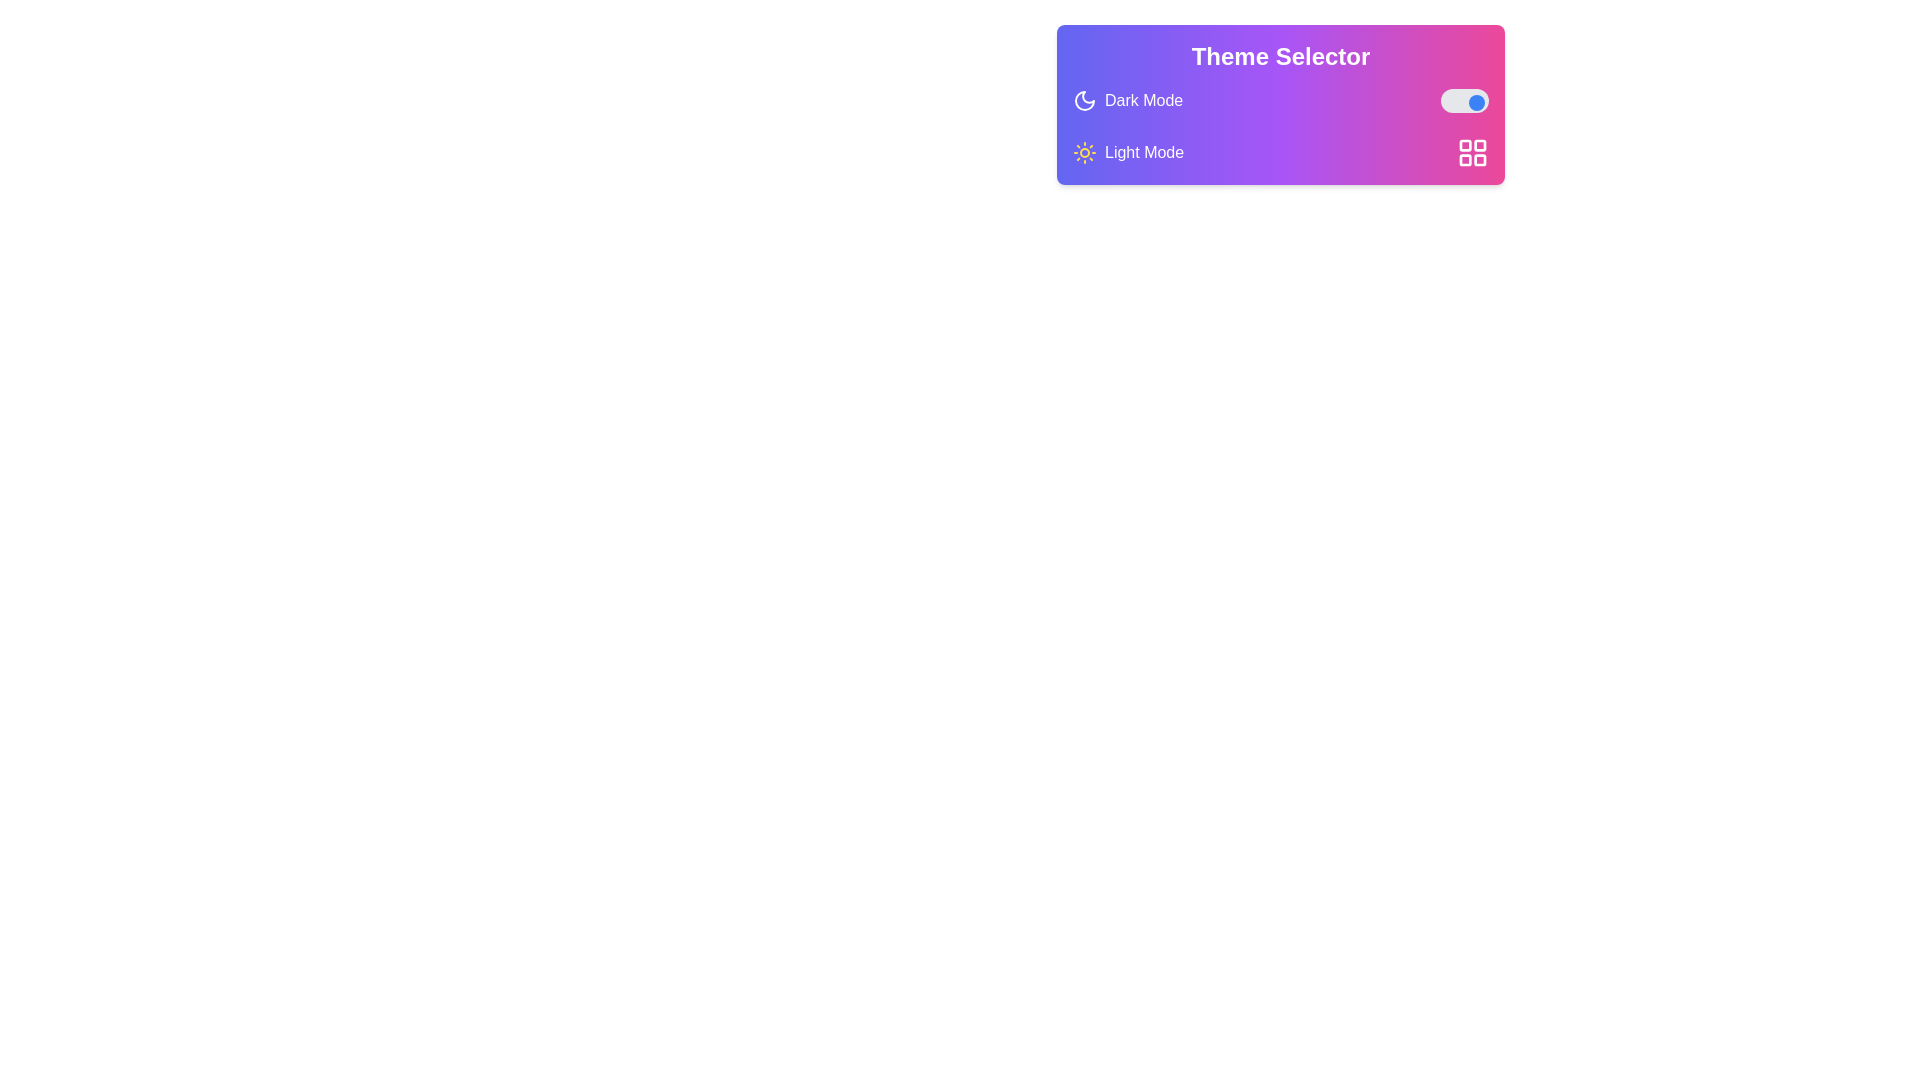  I want to click on the graphical icon representing part of a grid layout, specifically the second square in the first row, so click(1479, 144).